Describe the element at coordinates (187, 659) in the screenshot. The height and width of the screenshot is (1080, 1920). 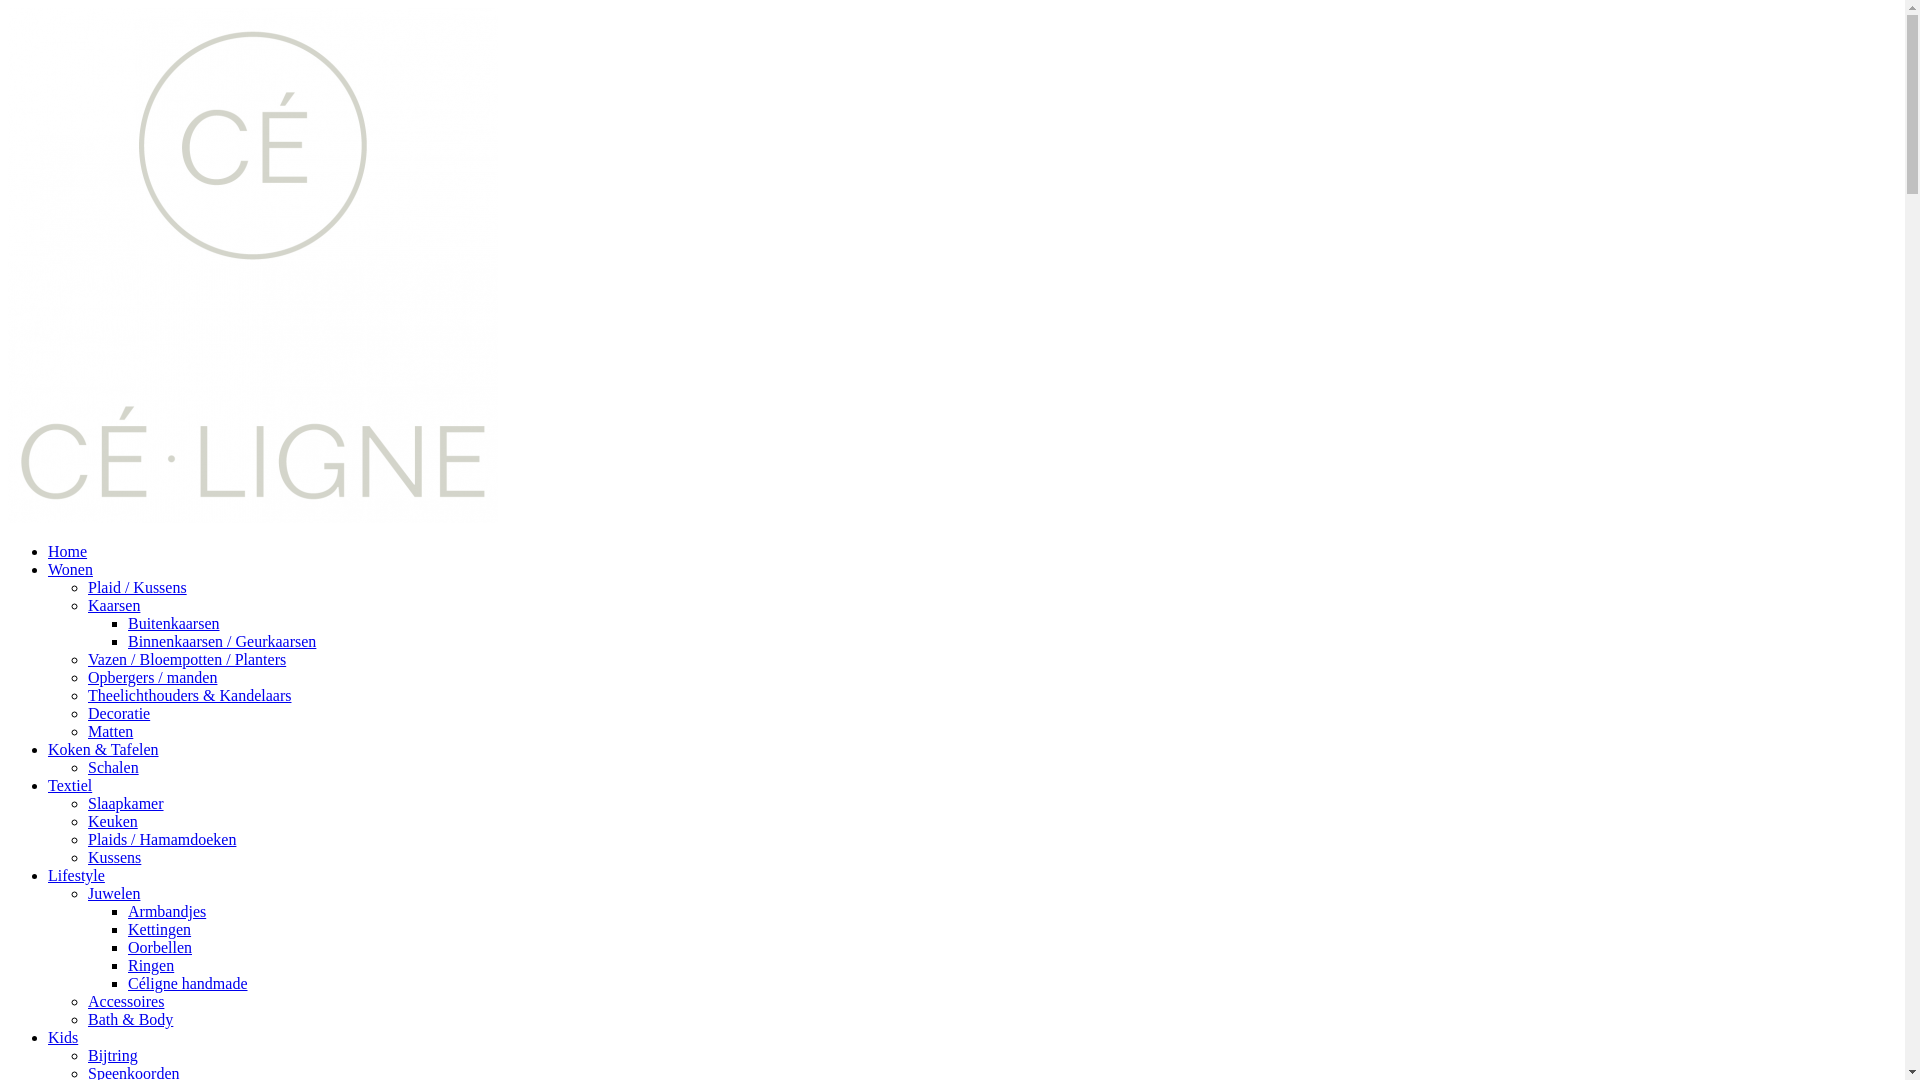
I see `'Vazen / Bloempotten / Planters'` at that location.